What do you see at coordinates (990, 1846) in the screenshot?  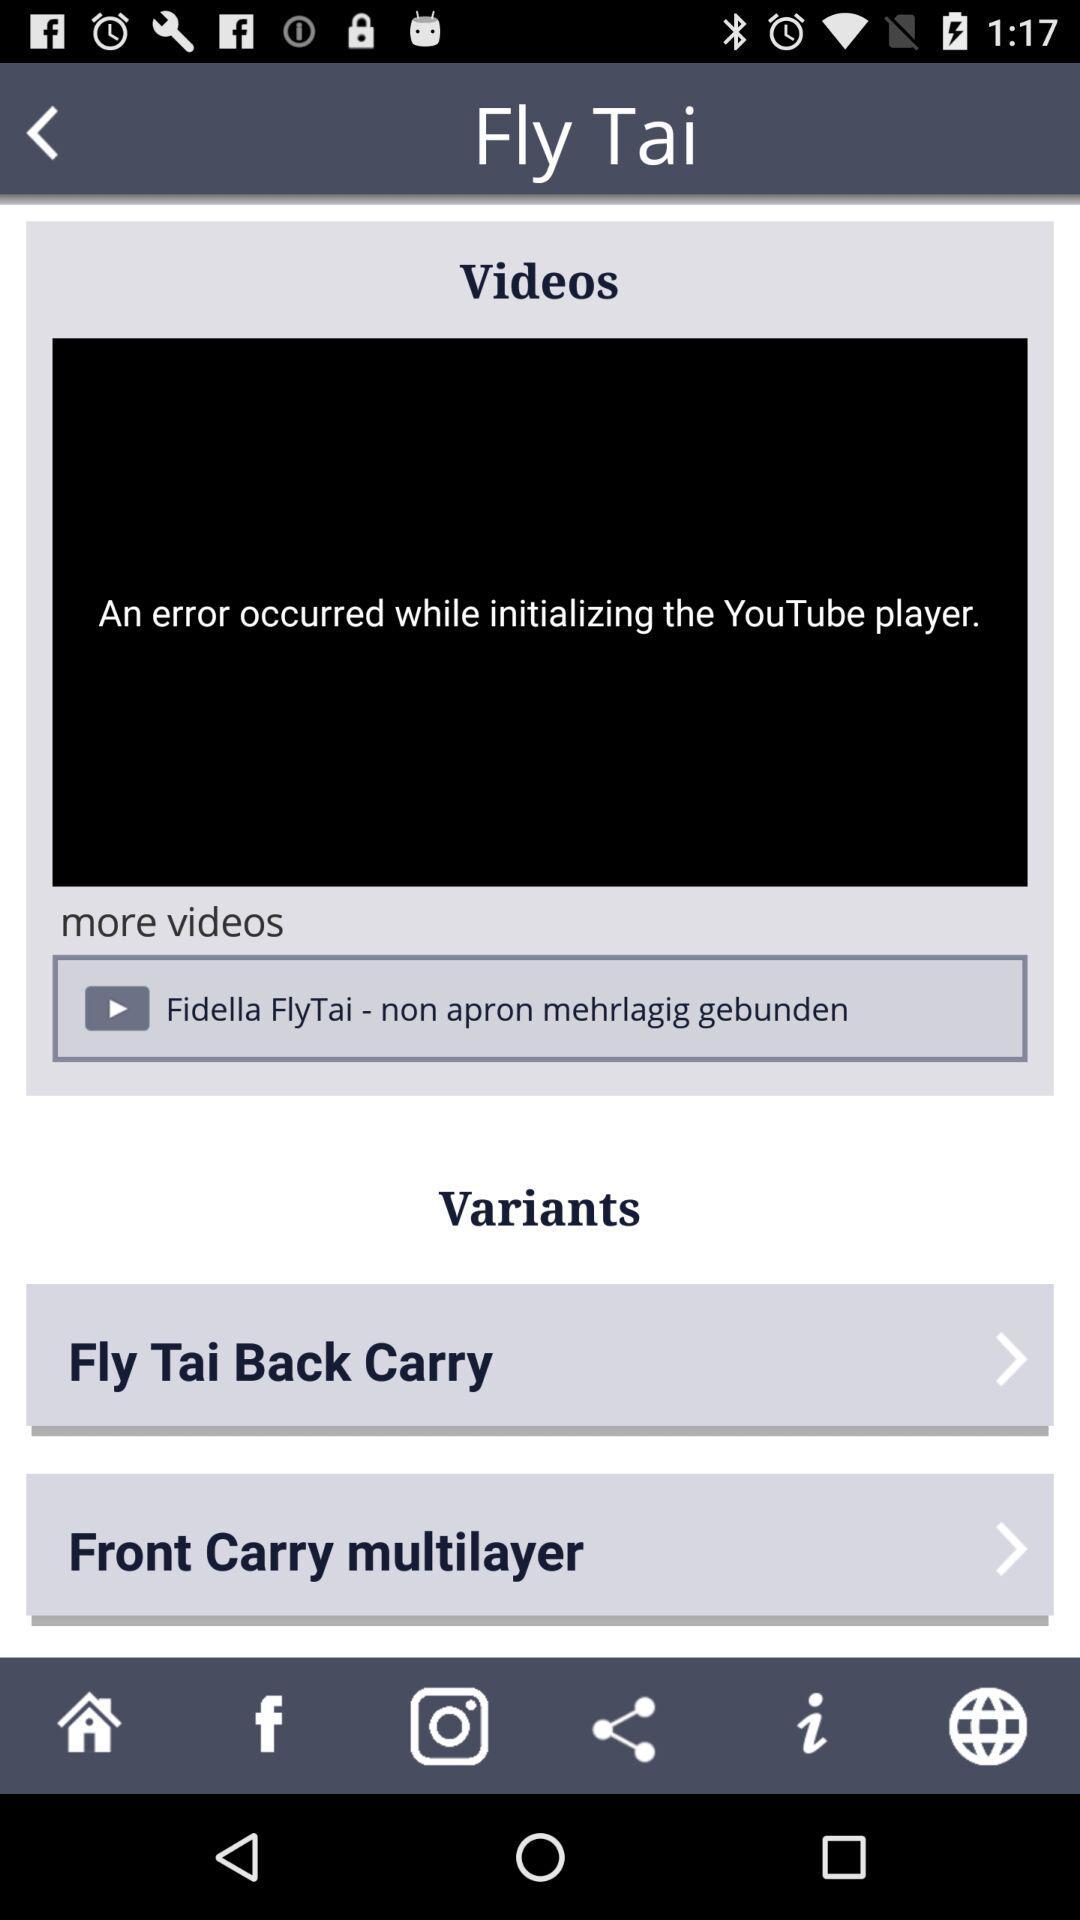 I see `the globe icon` at bounding box center [990, 1846].